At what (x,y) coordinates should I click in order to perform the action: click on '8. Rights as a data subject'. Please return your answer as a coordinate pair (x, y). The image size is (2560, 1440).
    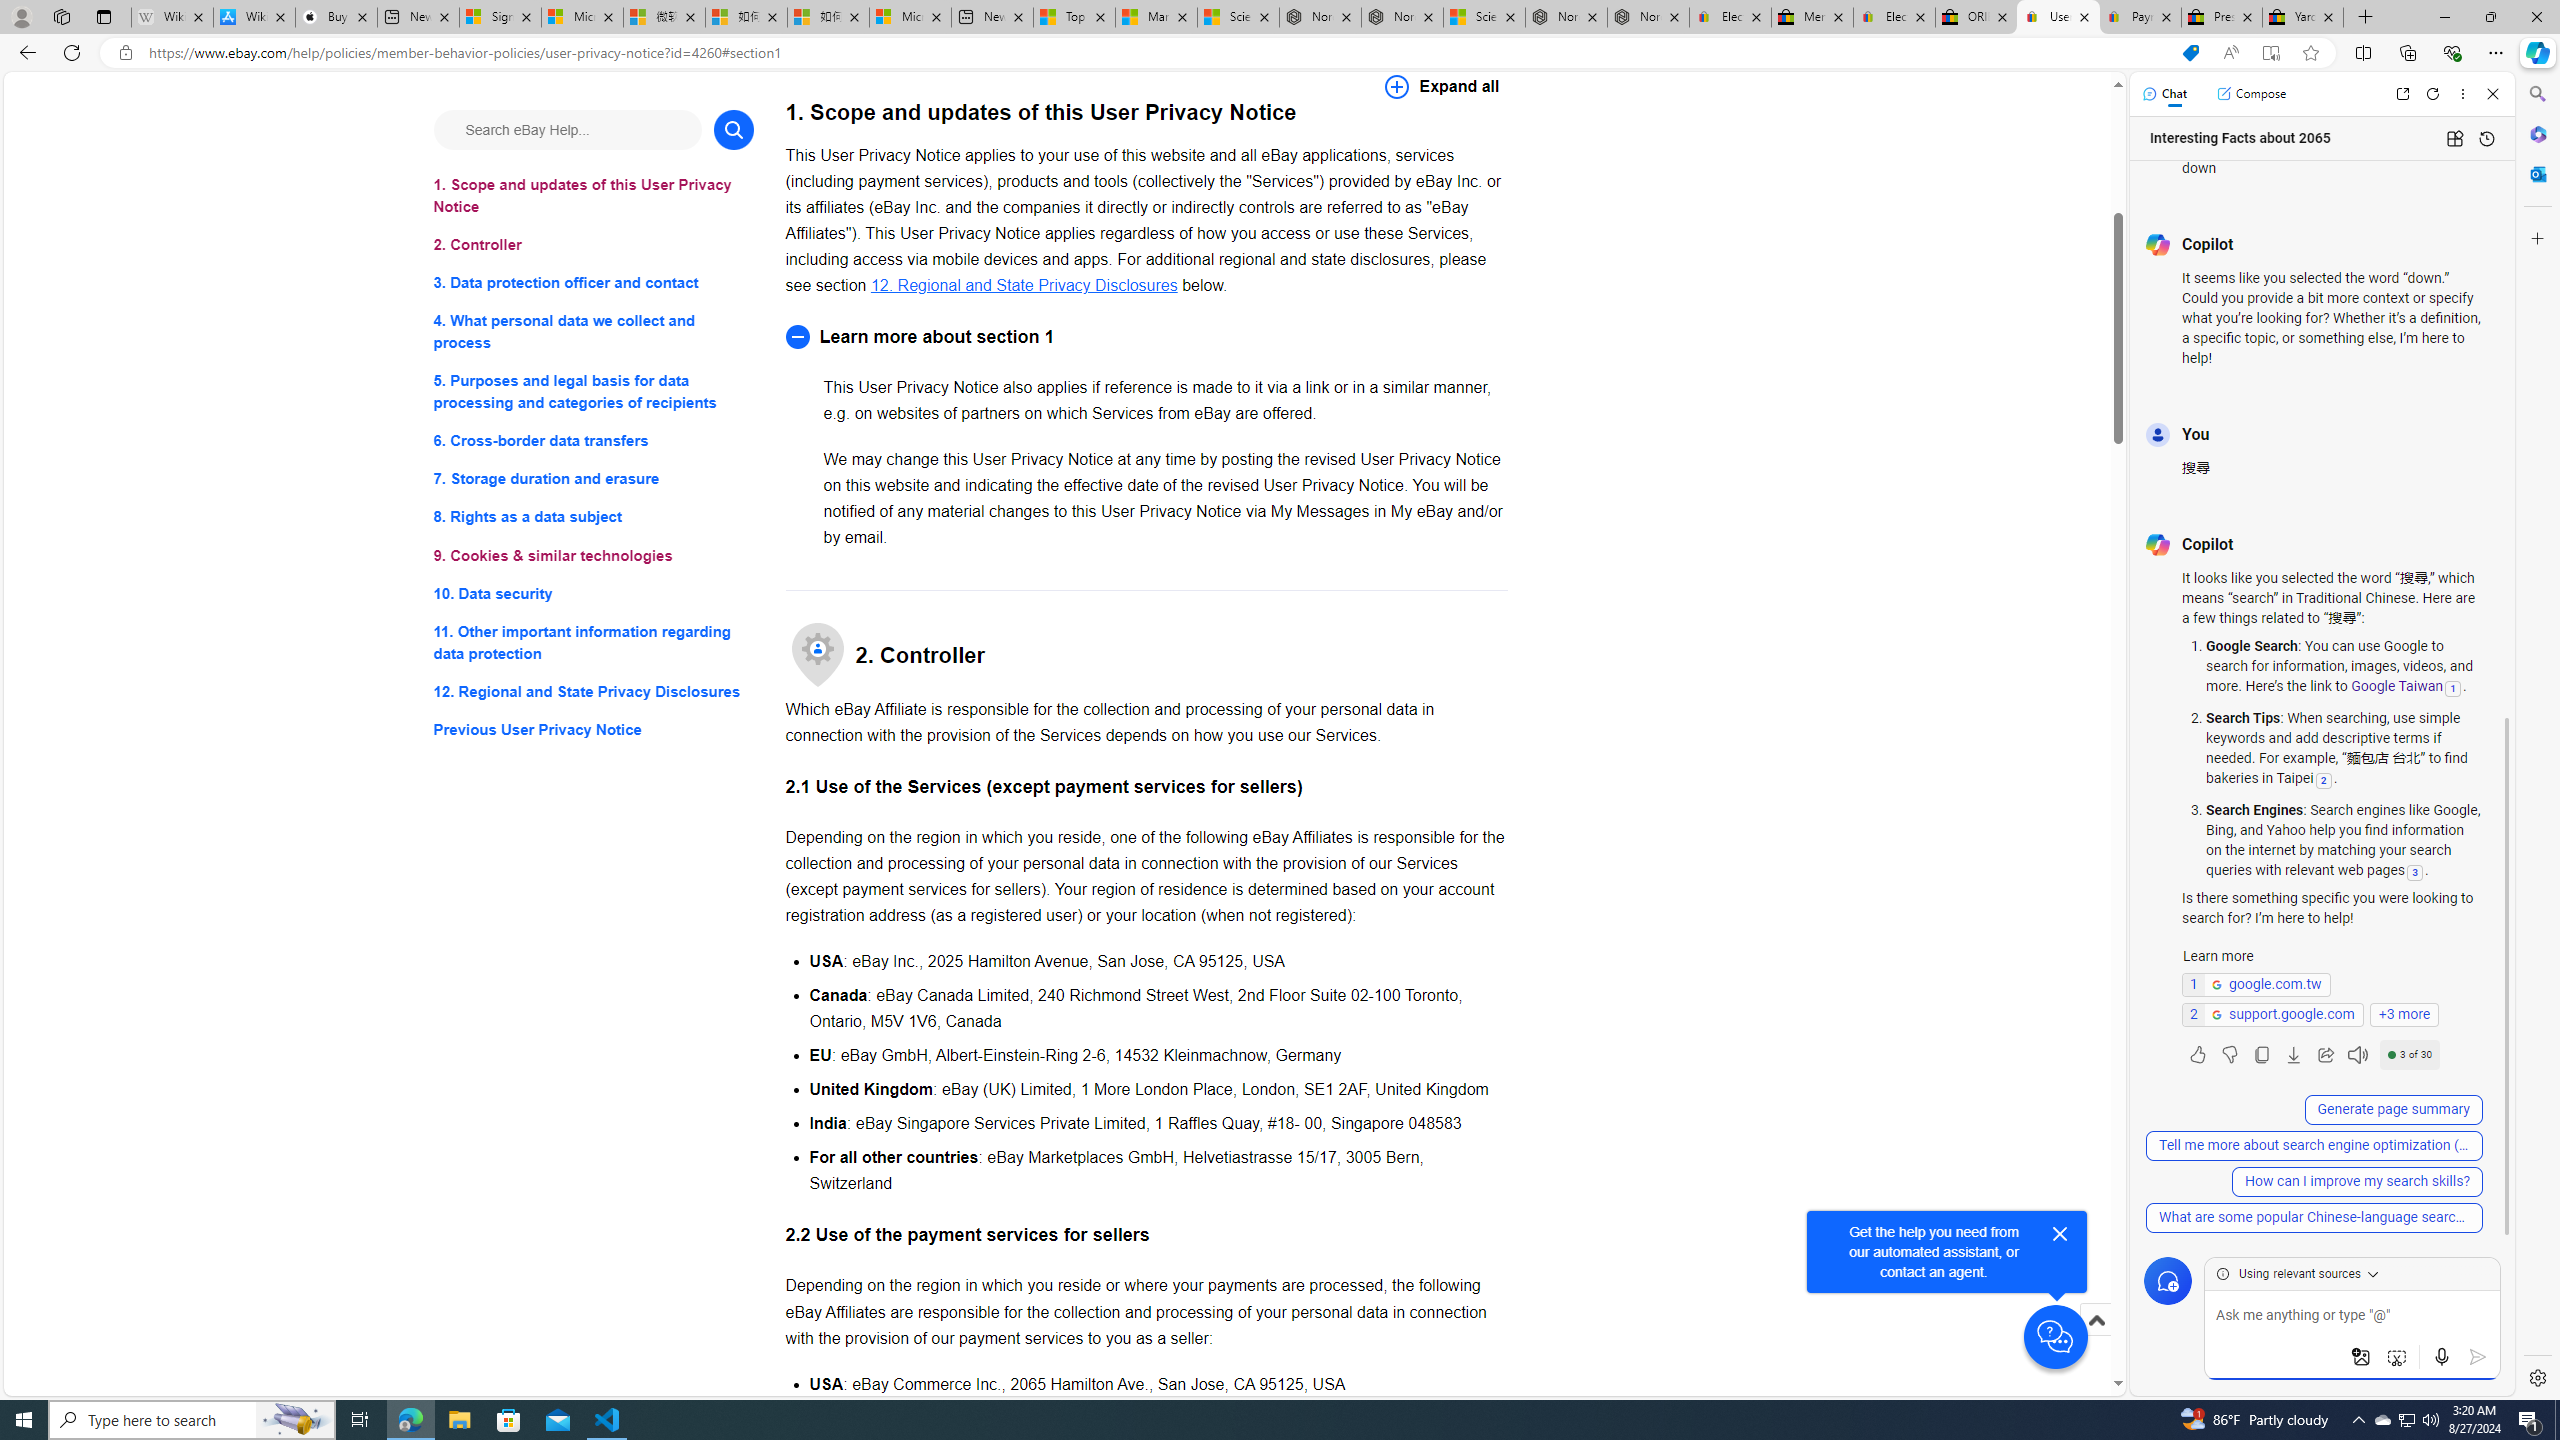
    Looking at the image, I should click on (592, 516).